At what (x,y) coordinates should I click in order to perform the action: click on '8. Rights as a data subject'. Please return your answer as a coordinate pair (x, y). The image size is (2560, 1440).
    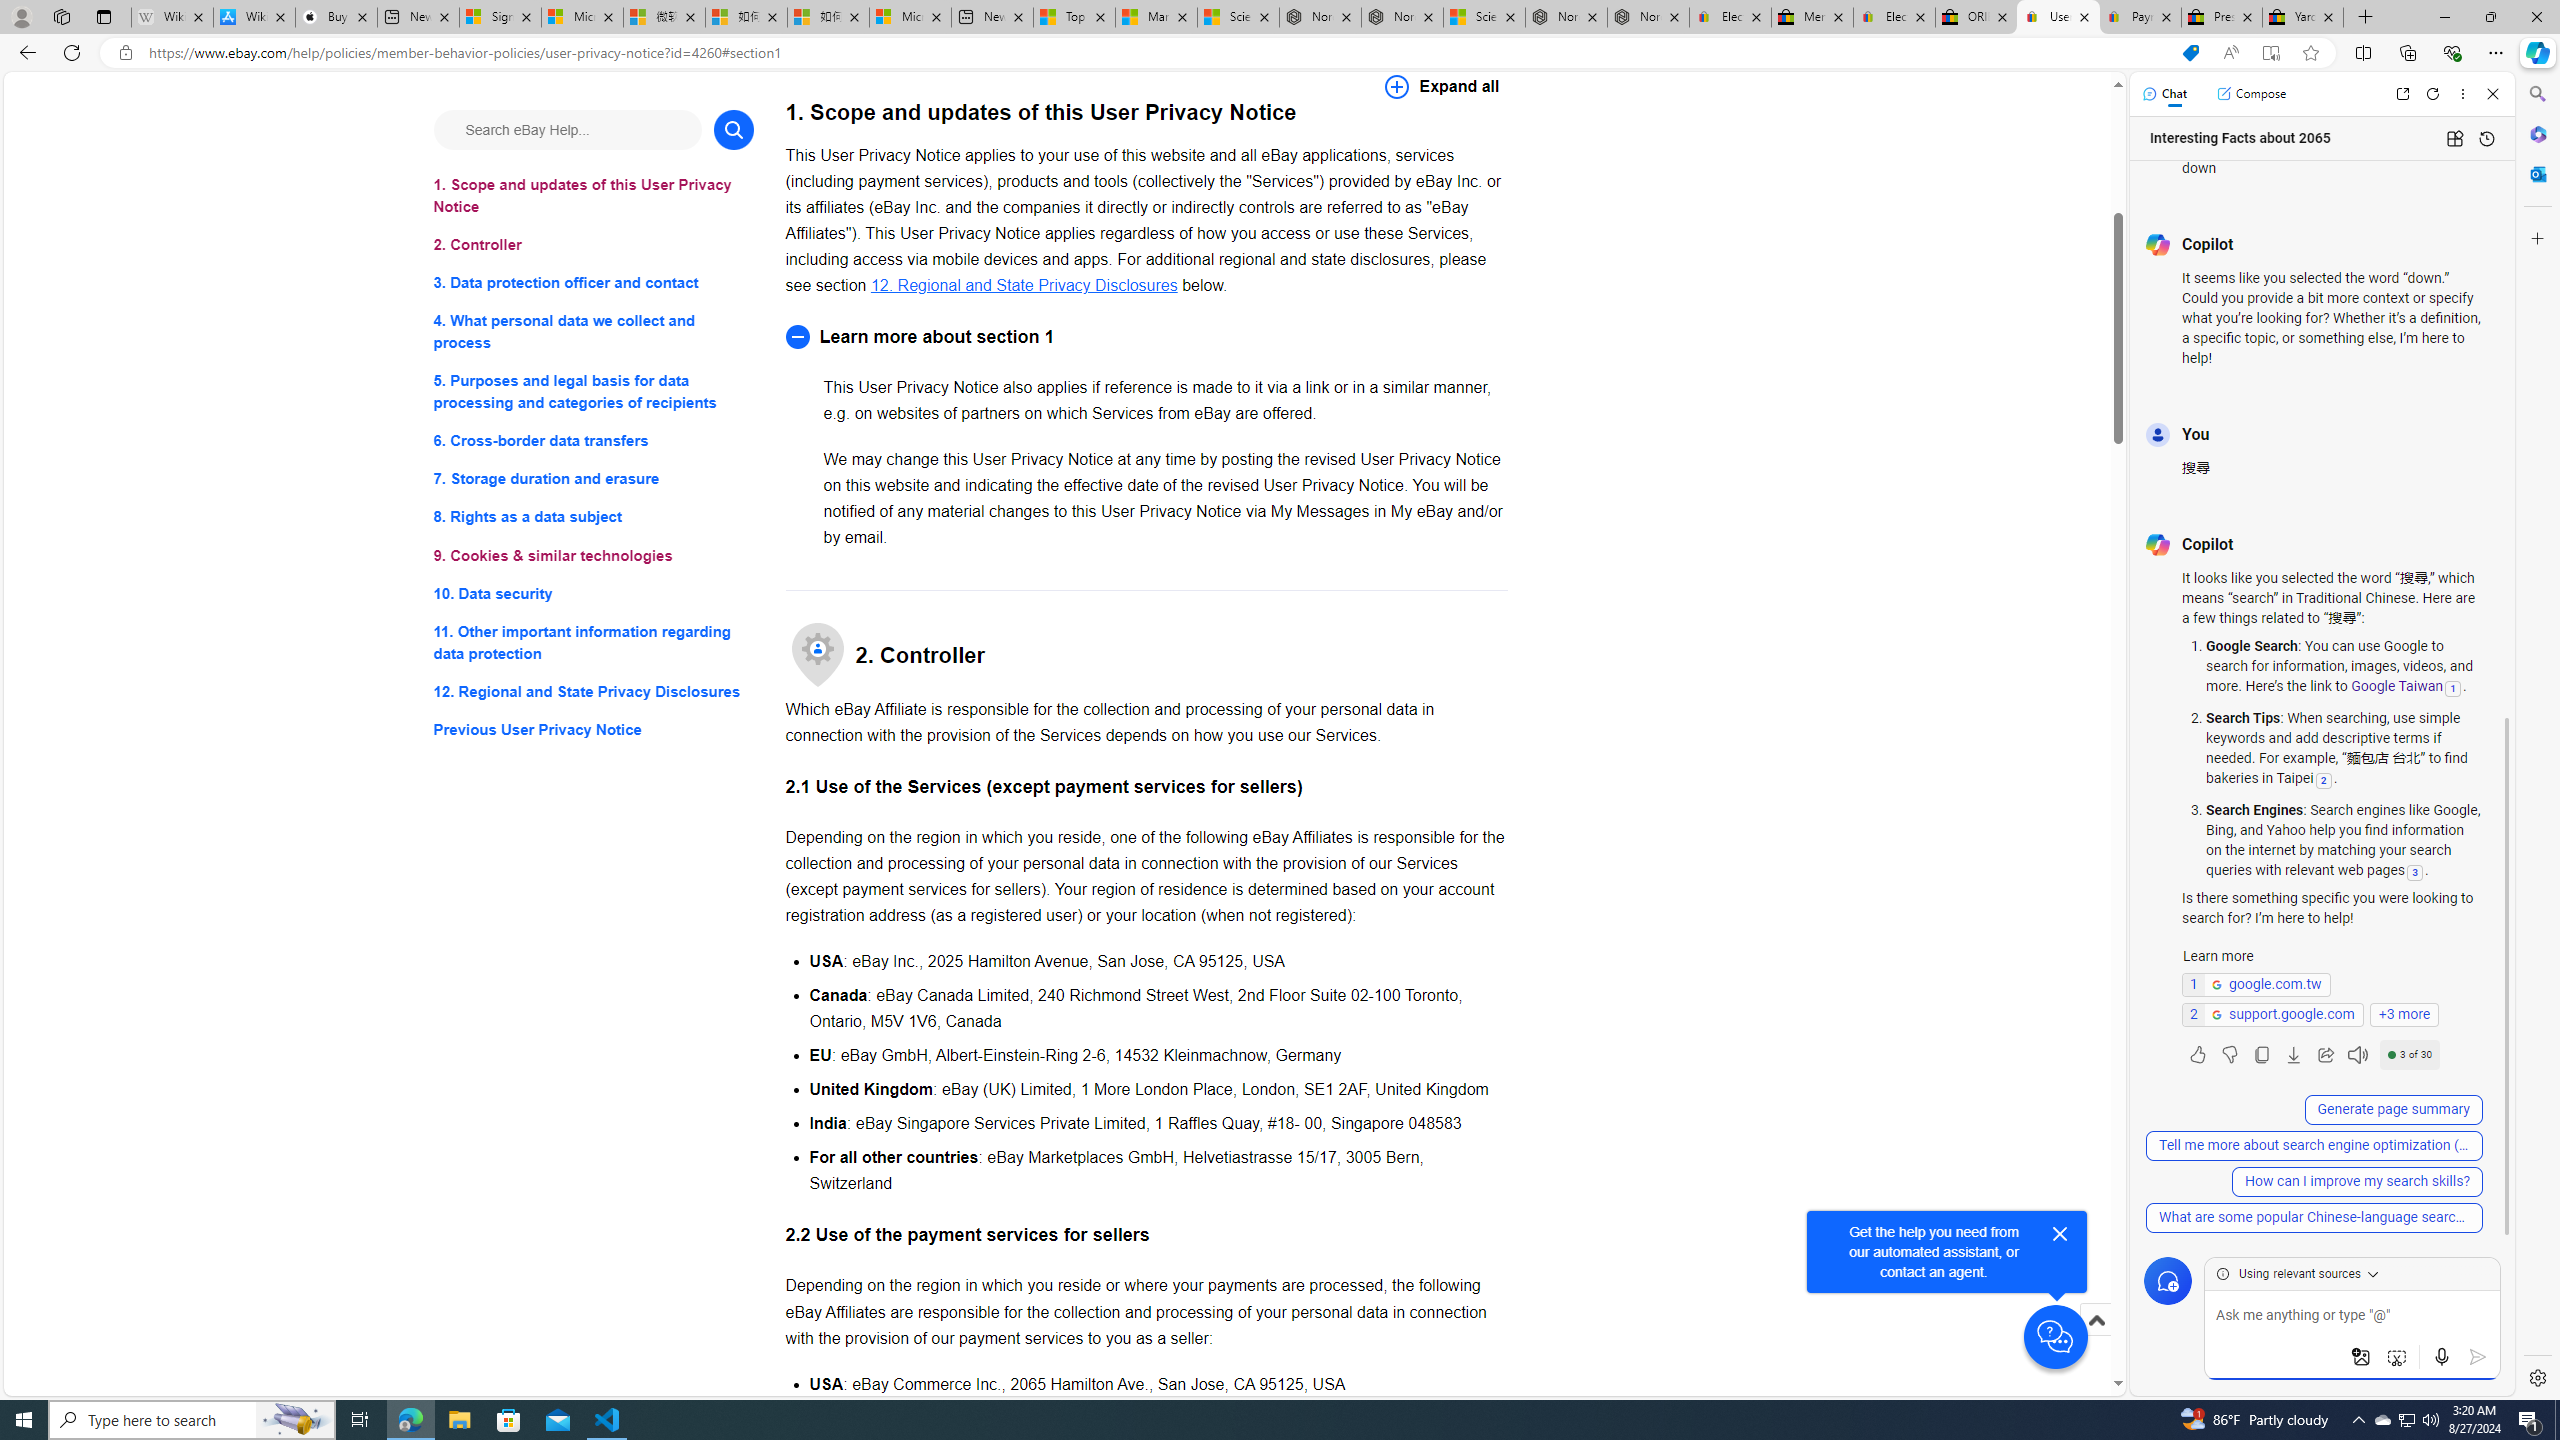
    Looking at the image, I should click on (592, 516).